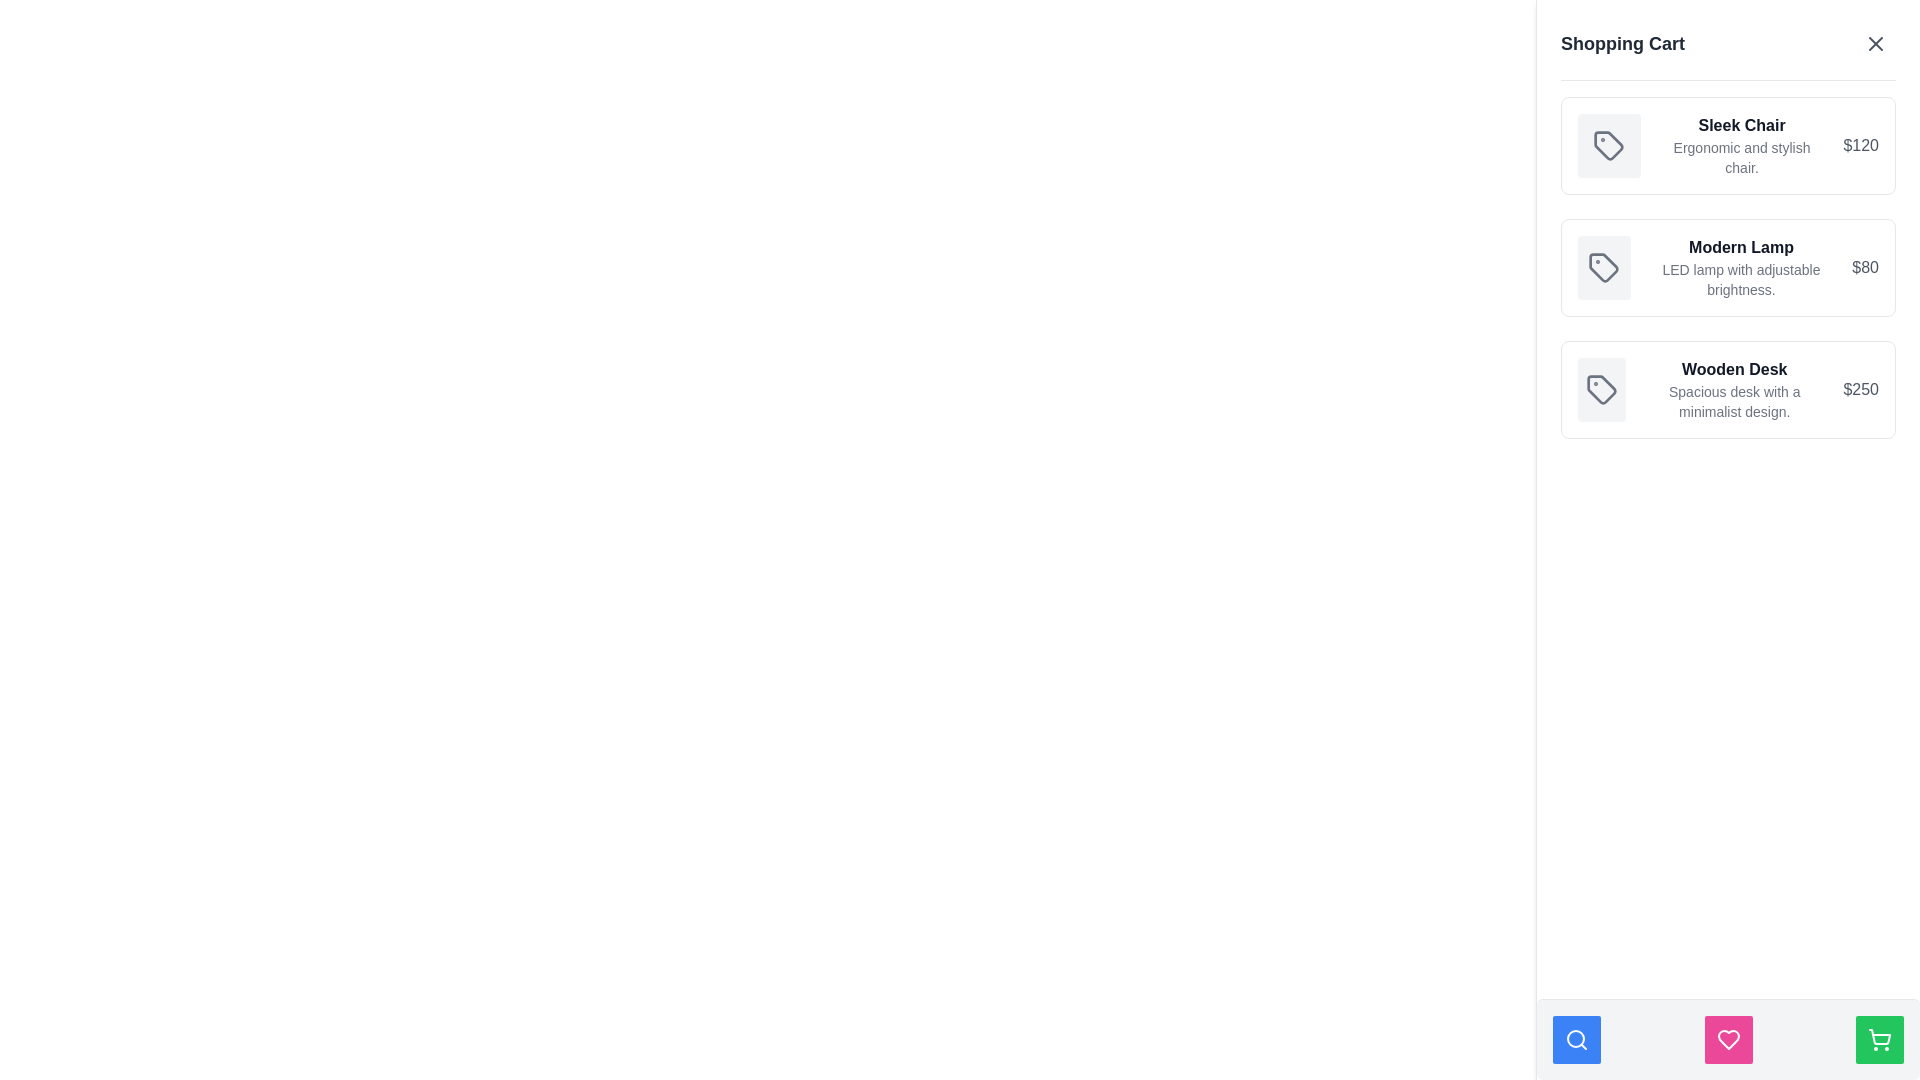  I want to click on the bold, large, gray text label reading 'Shopping Cart' located at the top of the right-side drawer, which serves as the section header, so click(1622, 43).